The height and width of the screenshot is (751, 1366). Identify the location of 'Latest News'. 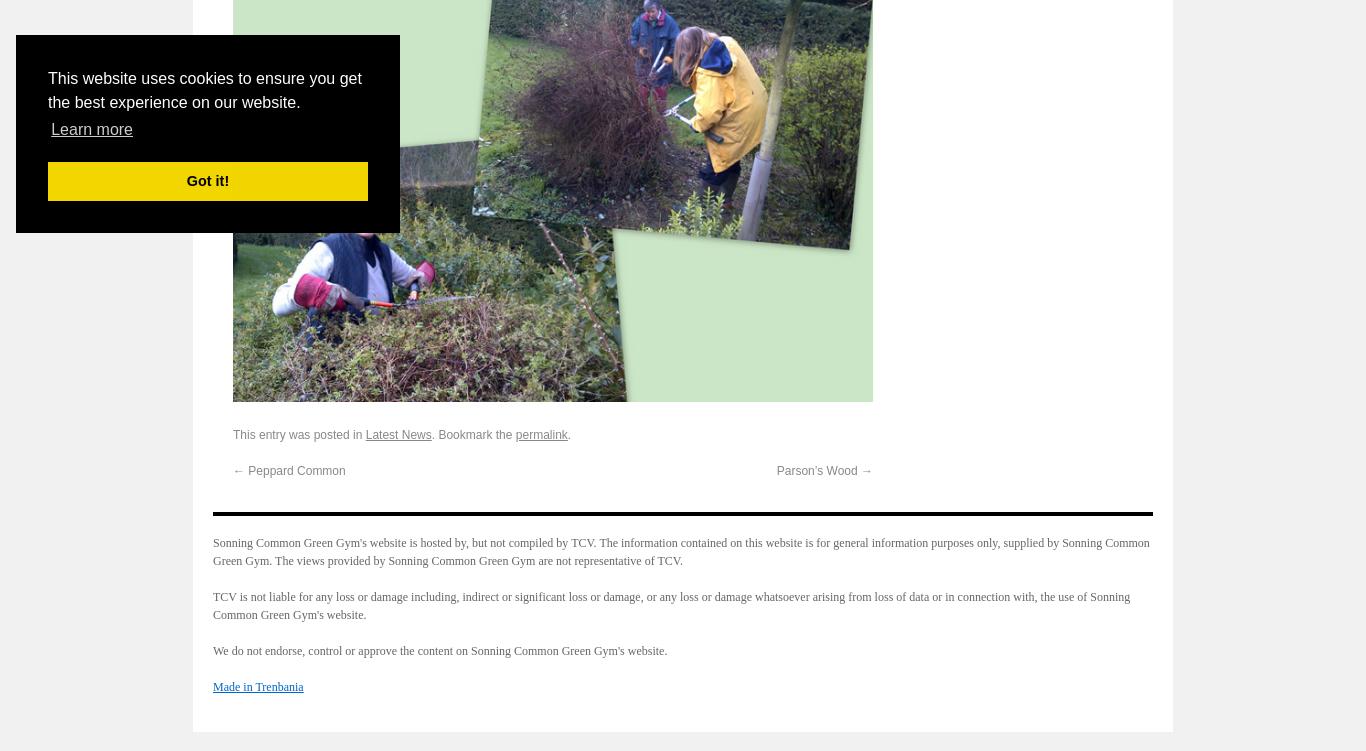
(397, 433).